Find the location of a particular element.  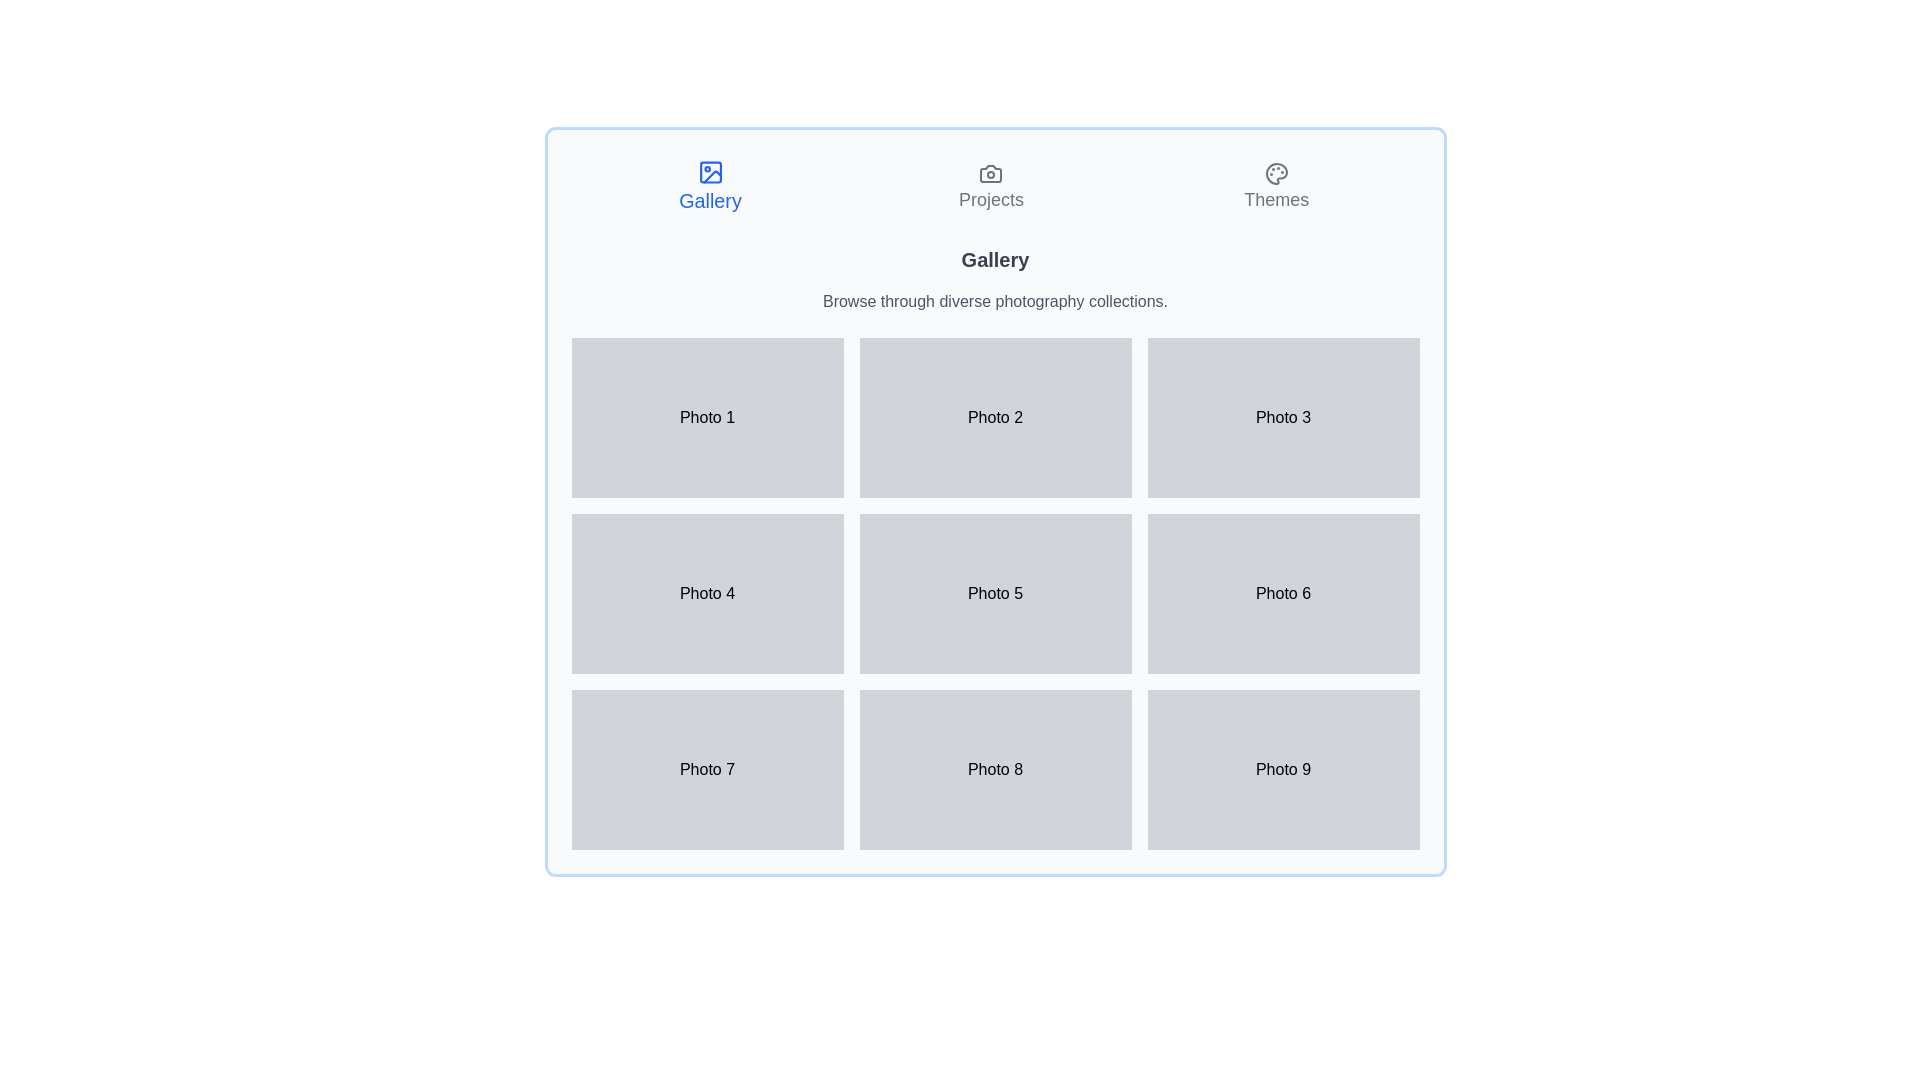

the camera icon, which is grey in color and located above the text 'Projects' in the top navigation bar is located at coordinates (991, 172).